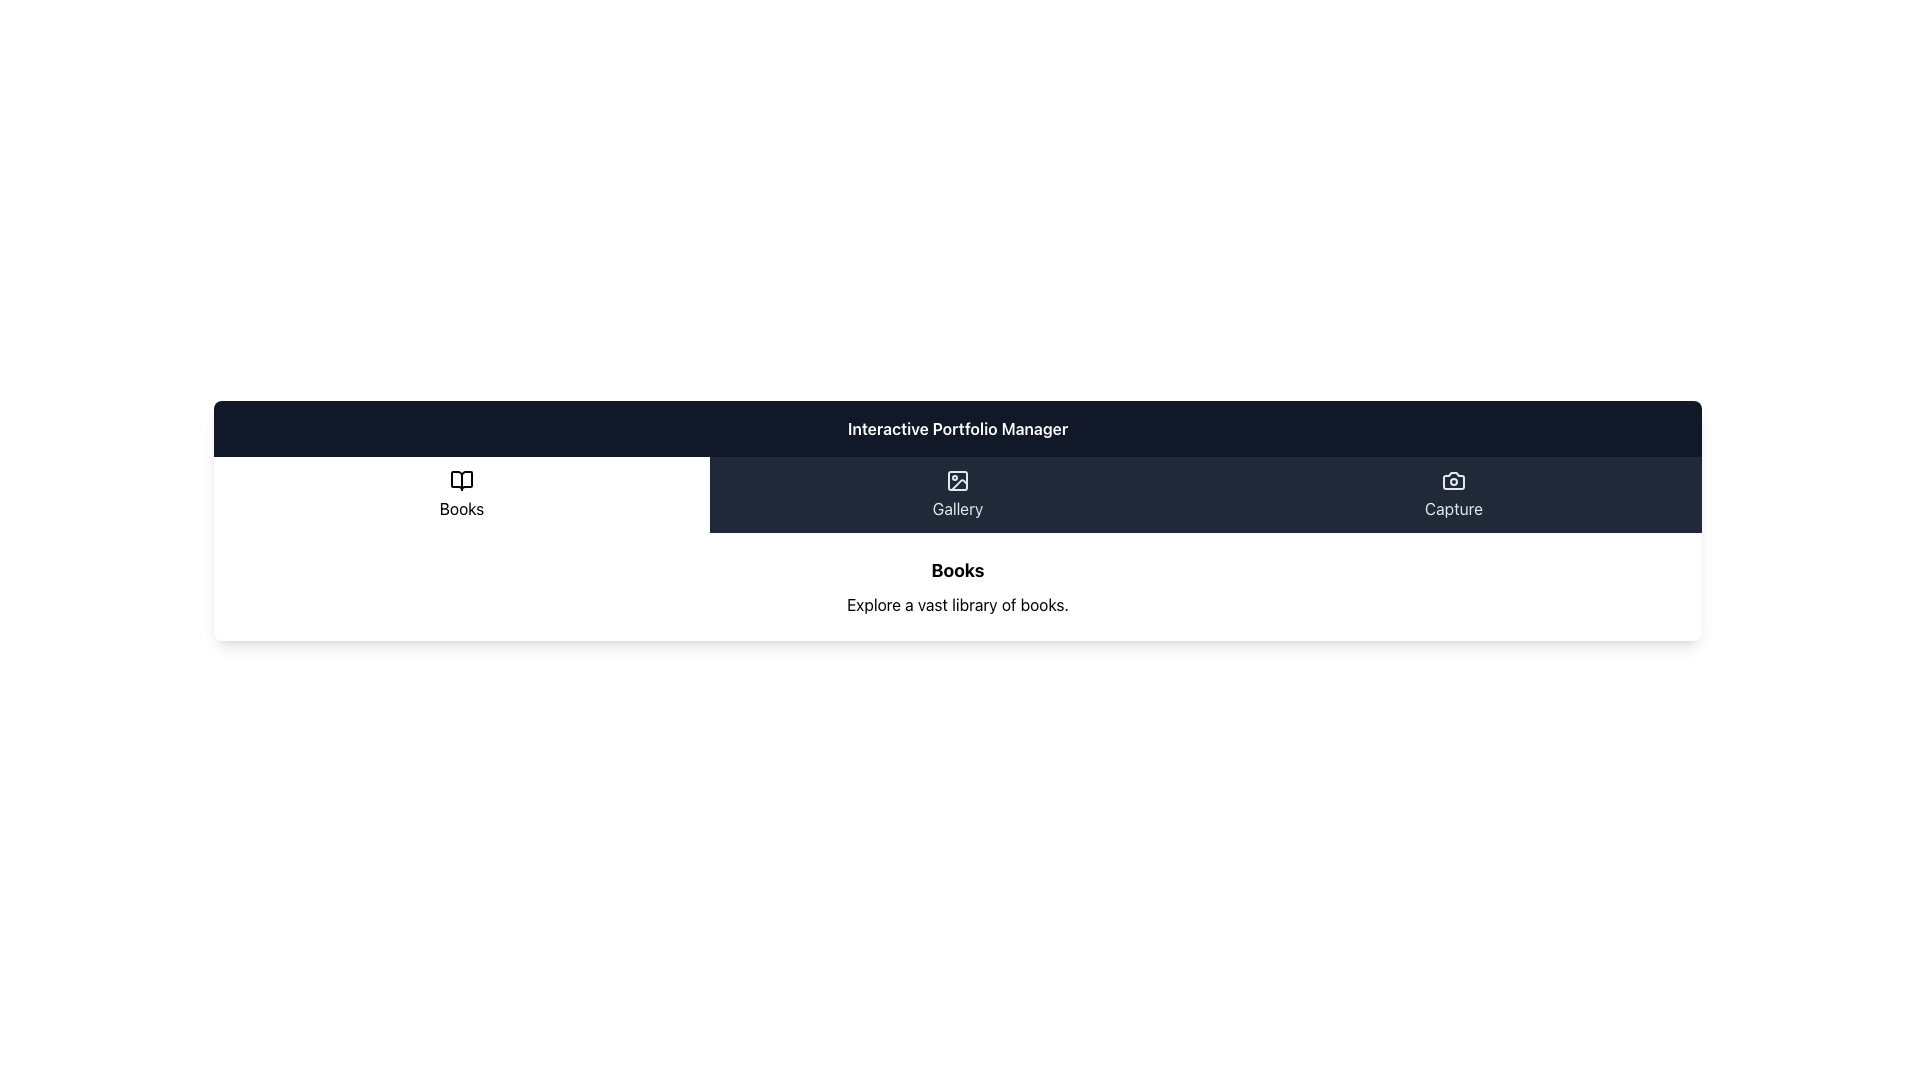  I want to click on the text label that provides a description or title for its associated functionality, located in the bottom section of the interface below a camera icon, so click(1454, 508).